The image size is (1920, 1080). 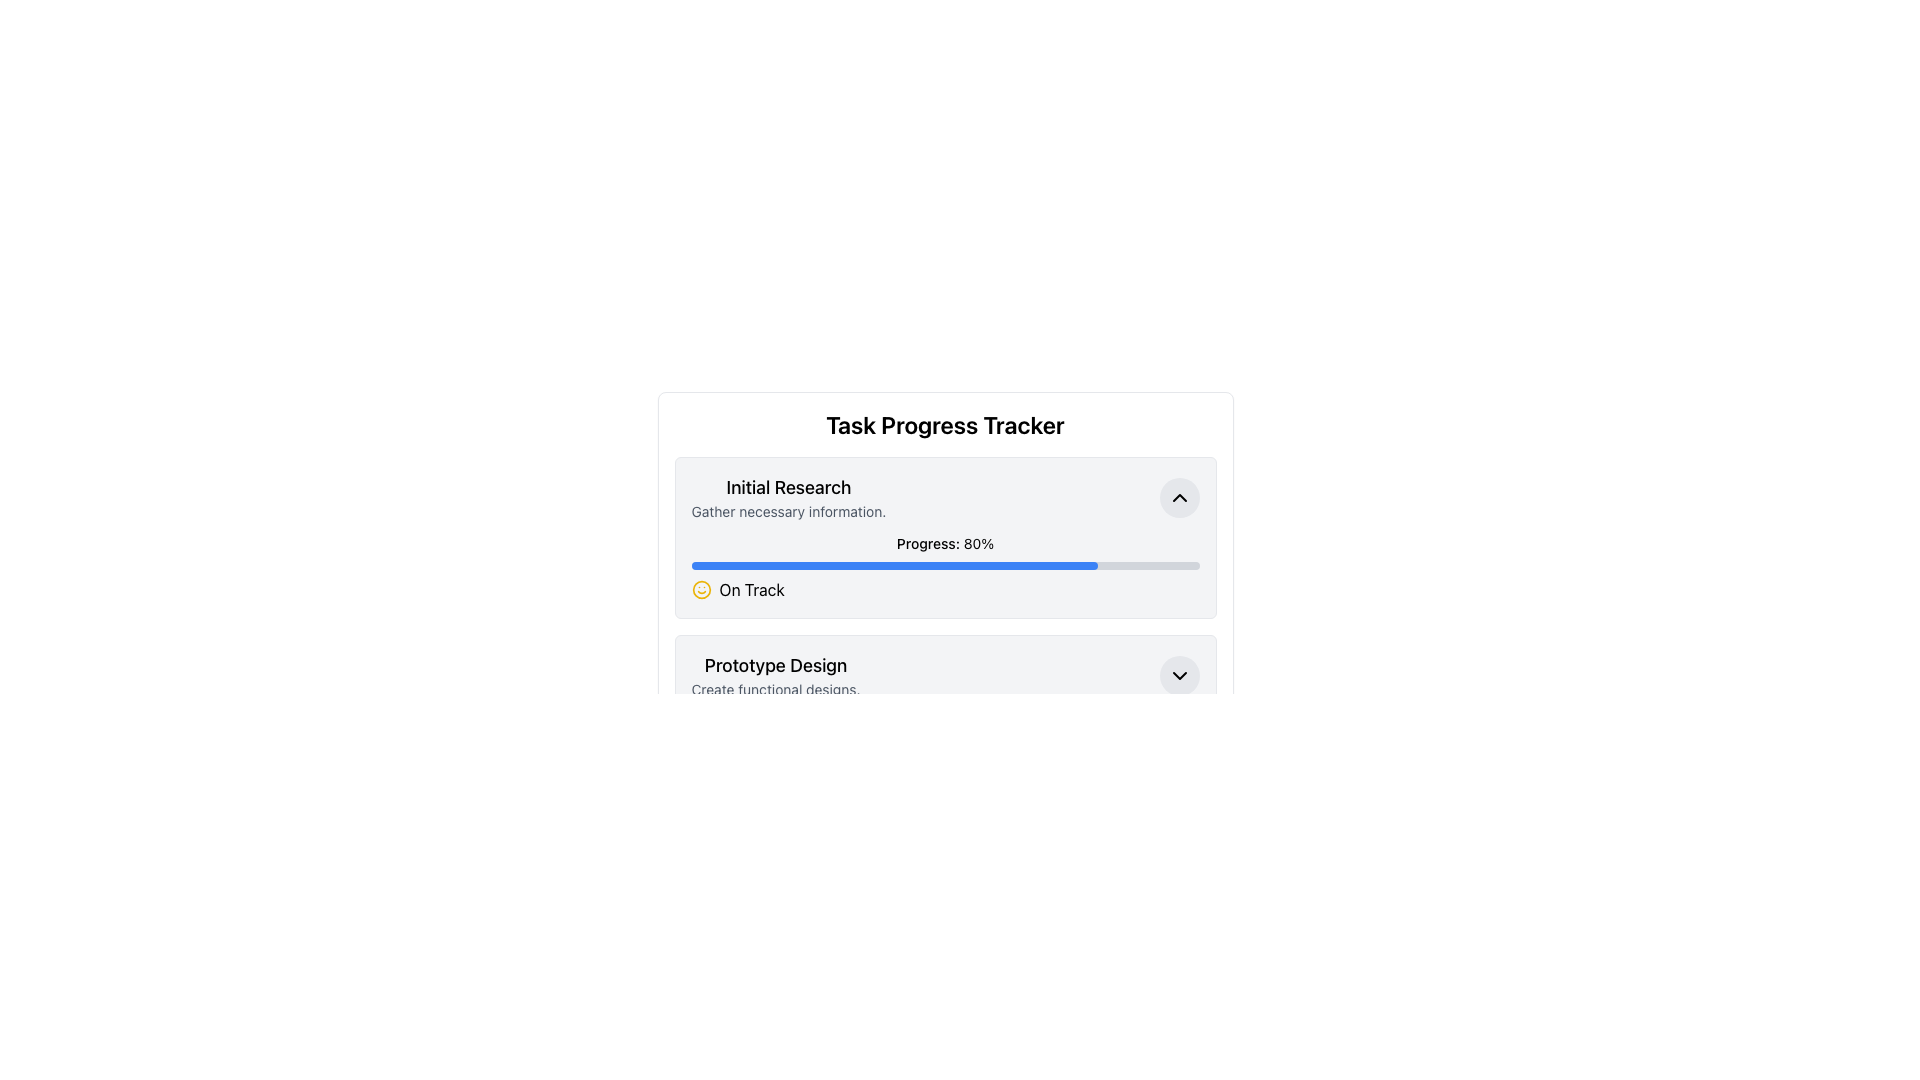 What do you see at coordinates (893, 566) in the screenshot?
I see `progress represented by the 'Progress: 80%' bar located in the 'Initial Research' section, which visually indicates 80% completion` at bounding box center [893, 566].